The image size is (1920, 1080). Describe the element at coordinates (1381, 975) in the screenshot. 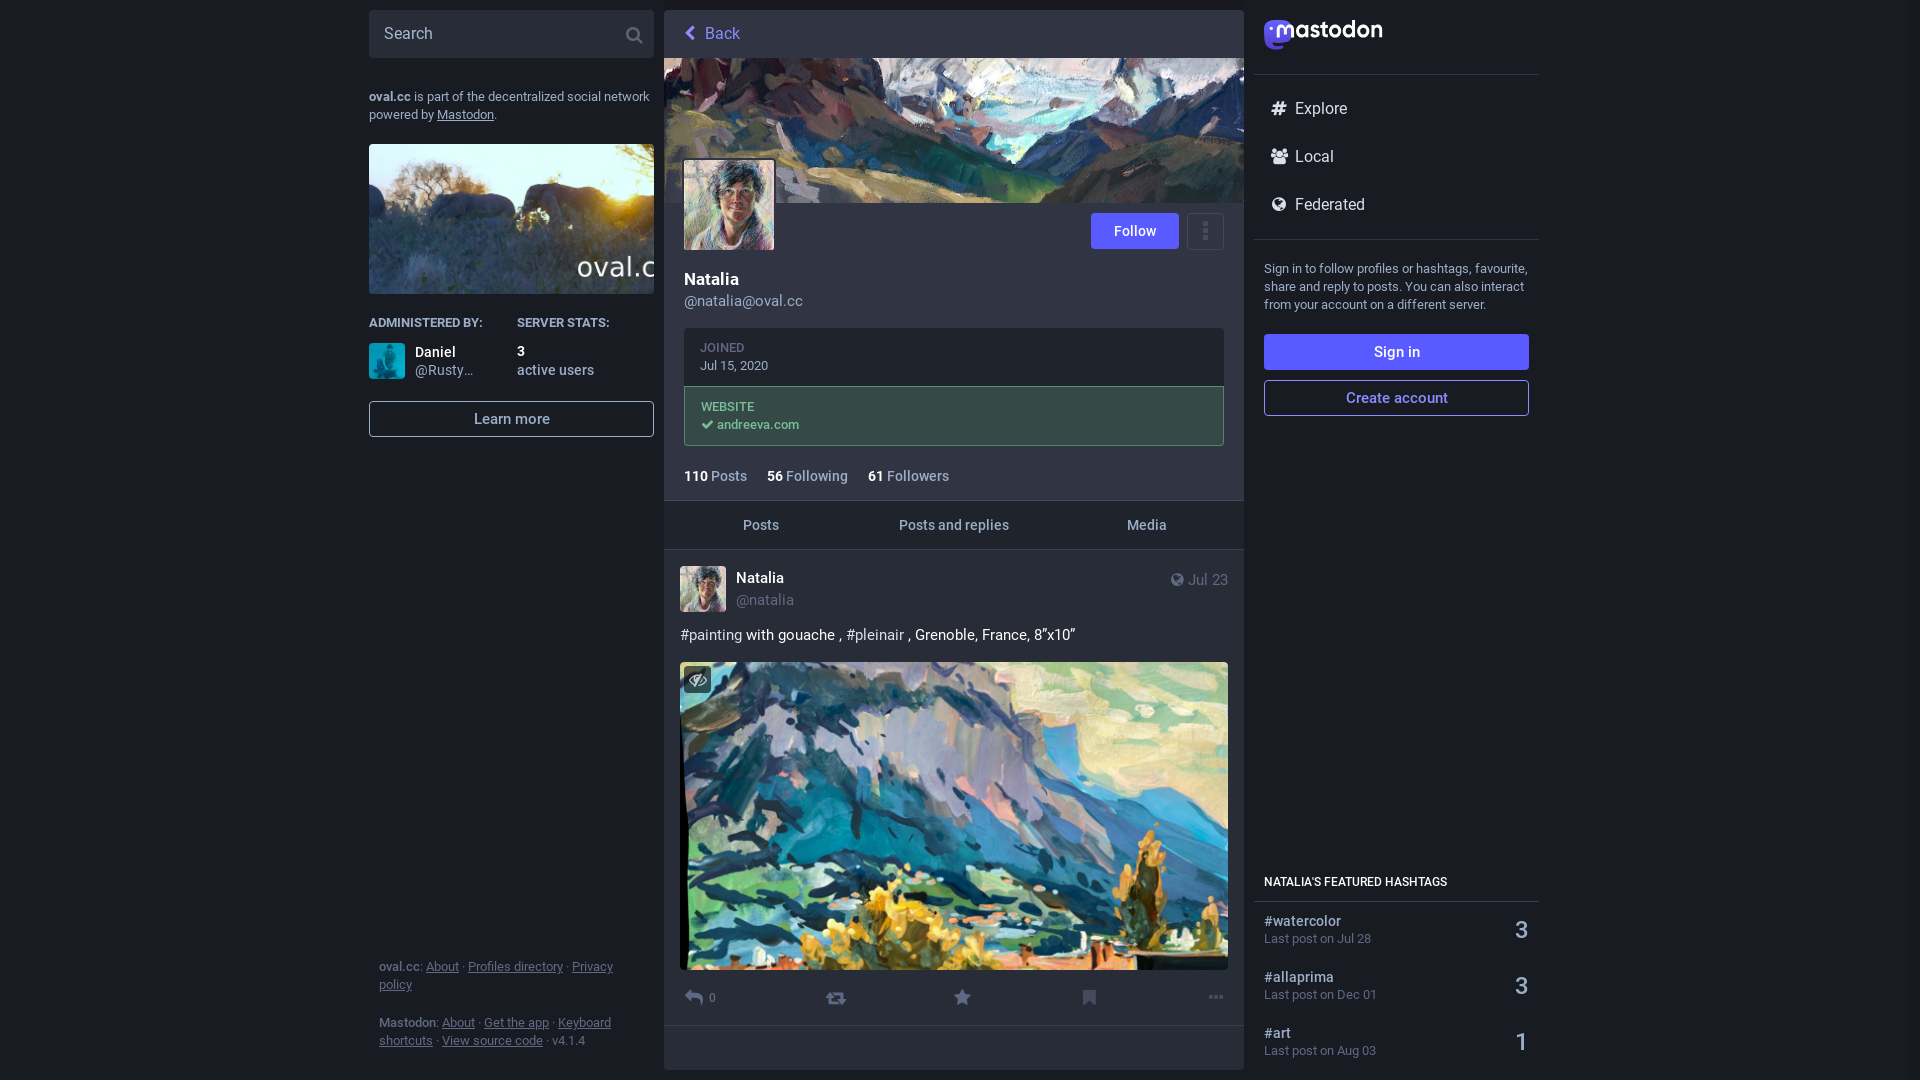

I see `'#allaprima'` at that location.